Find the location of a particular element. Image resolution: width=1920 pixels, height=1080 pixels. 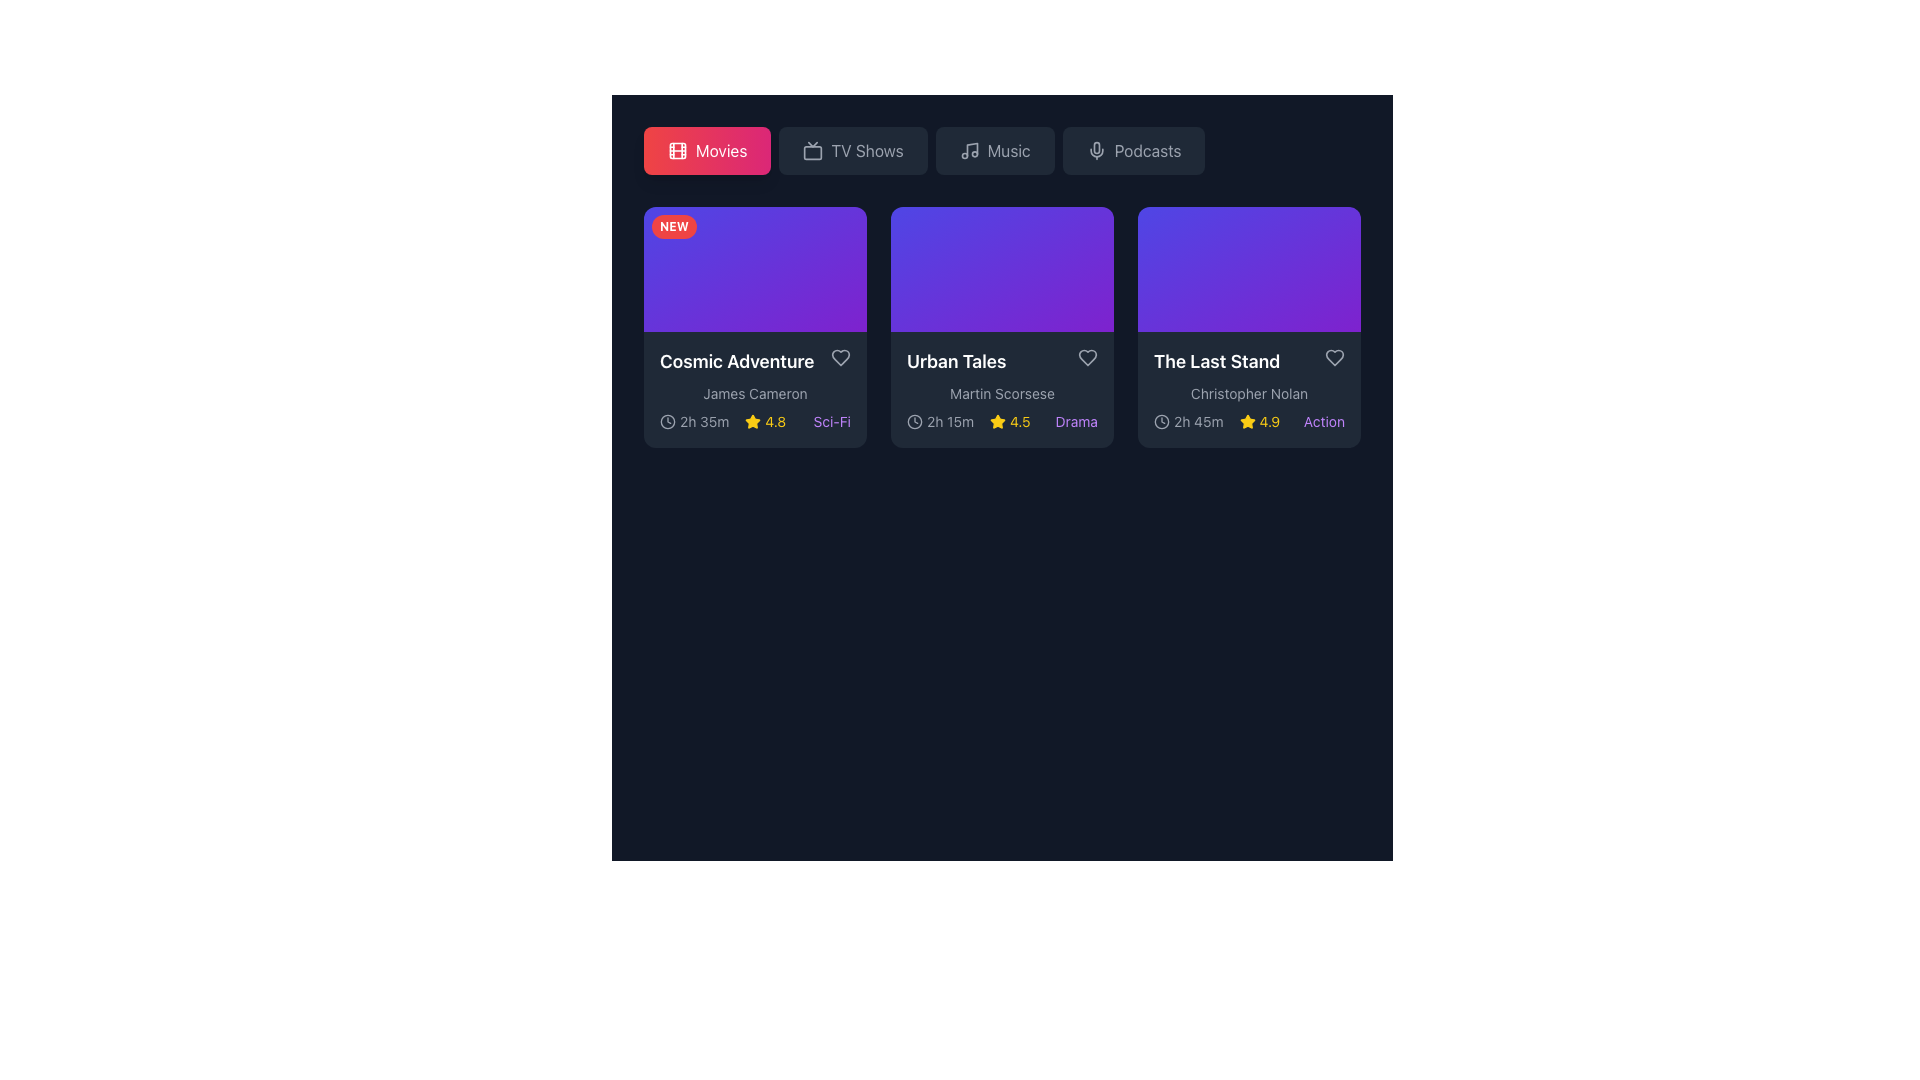

the time duration icon located at the leftmost position within its group, preceding the '2h 15m' text in the second card of the horizontal layout is located at coordinates (914, 420).